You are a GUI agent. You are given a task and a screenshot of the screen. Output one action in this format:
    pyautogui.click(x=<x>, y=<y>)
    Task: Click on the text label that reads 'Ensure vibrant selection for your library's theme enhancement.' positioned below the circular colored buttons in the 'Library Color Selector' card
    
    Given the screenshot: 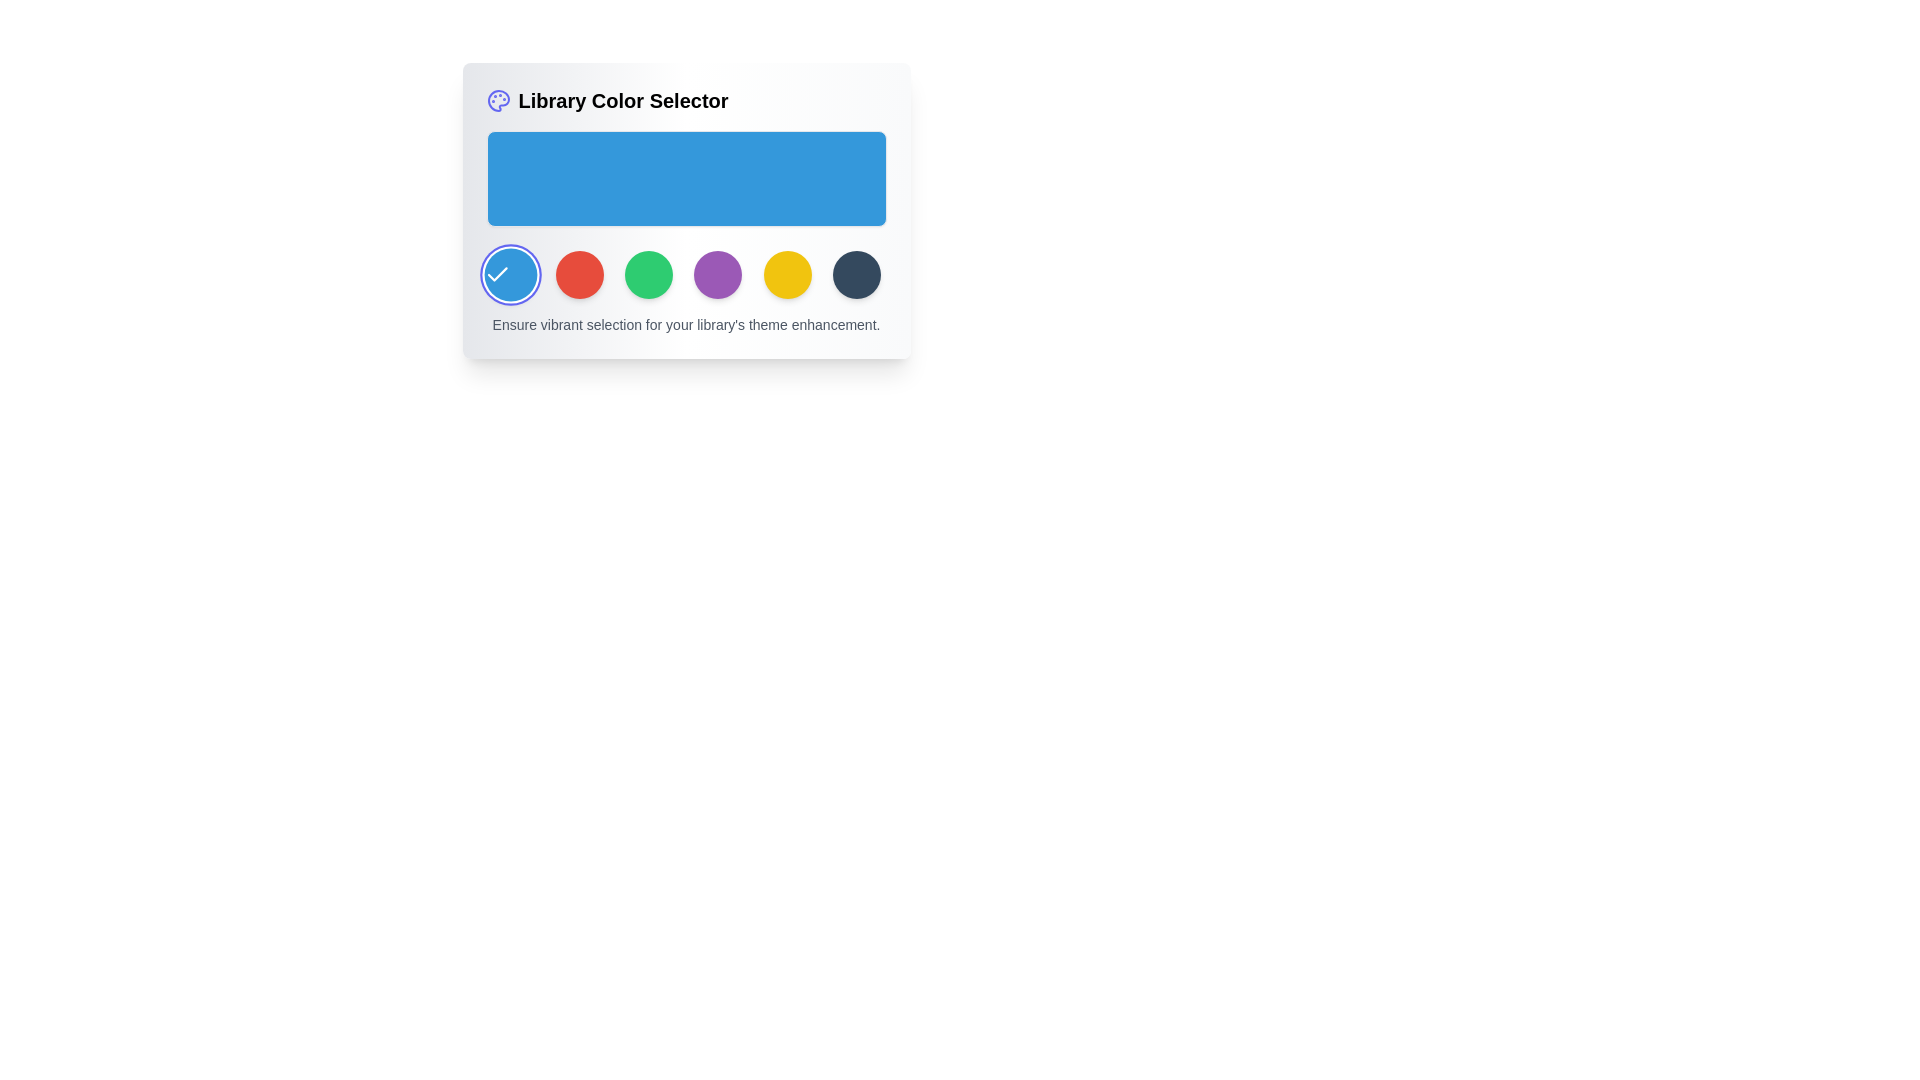 What is the action you would take?
    pyautogui.click(x=686, y=323)
    